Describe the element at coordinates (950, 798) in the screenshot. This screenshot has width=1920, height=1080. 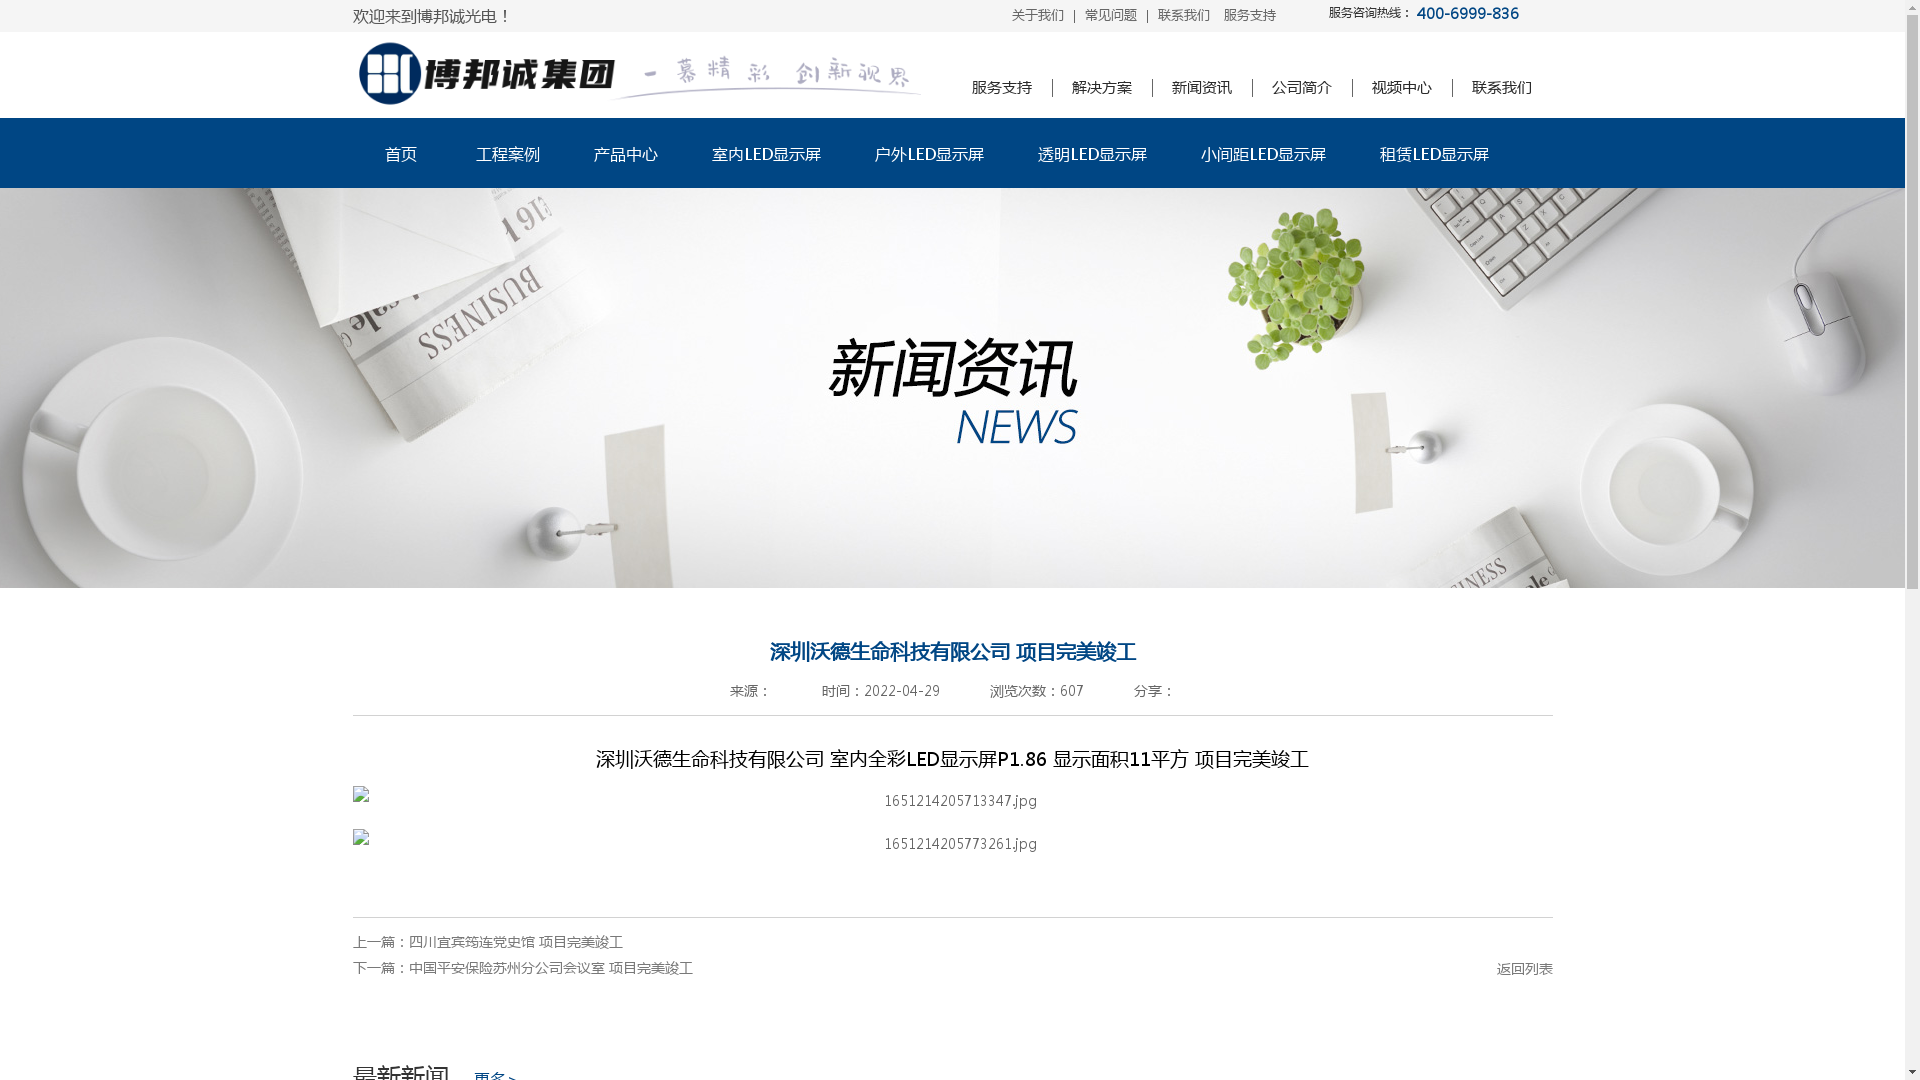
I see `'1652404829435409.jpg'` at that location.